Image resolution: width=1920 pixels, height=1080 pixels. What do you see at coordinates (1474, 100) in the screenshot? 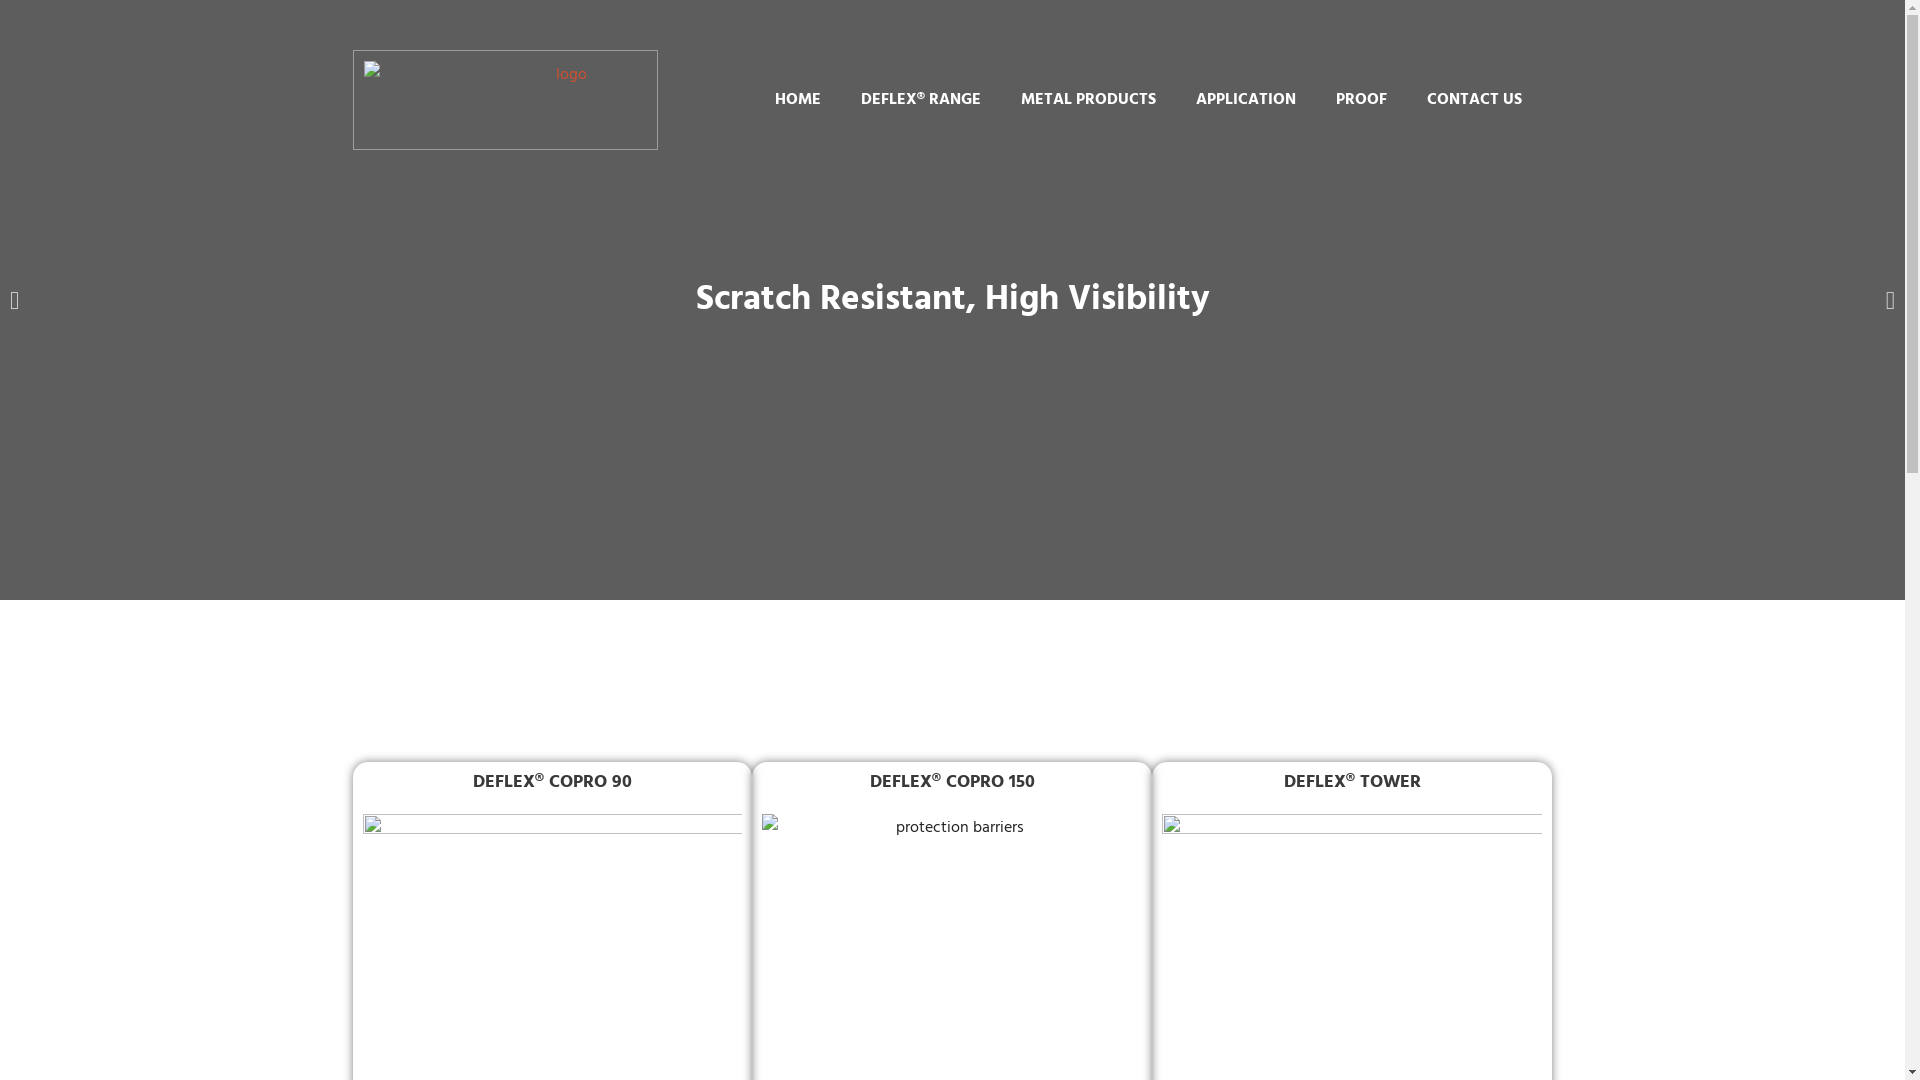
I see `'CONTACT US'` at bounding box center [1474, 100].